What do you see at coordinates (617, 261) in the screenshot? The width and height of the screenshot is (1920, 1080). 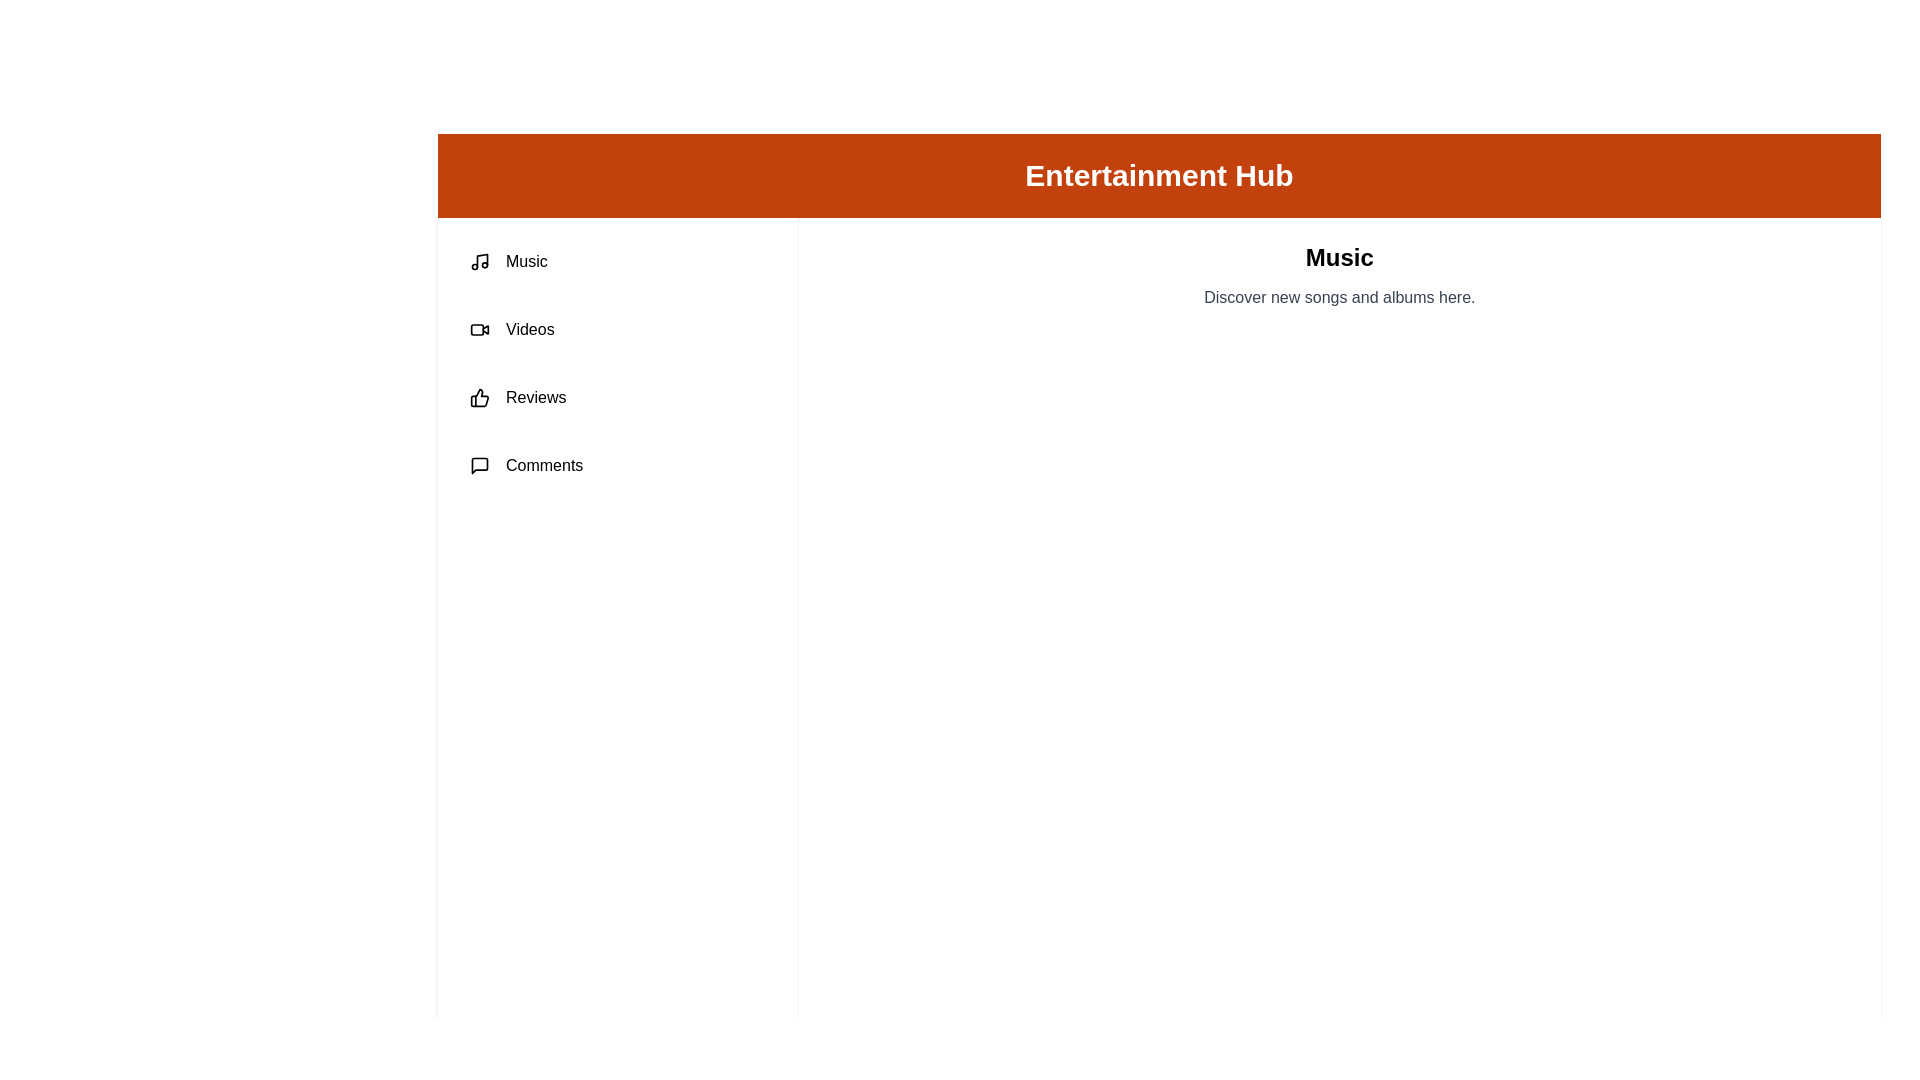 I see `the tab labeled Music from the tab list` at bounding box center [617, 261].